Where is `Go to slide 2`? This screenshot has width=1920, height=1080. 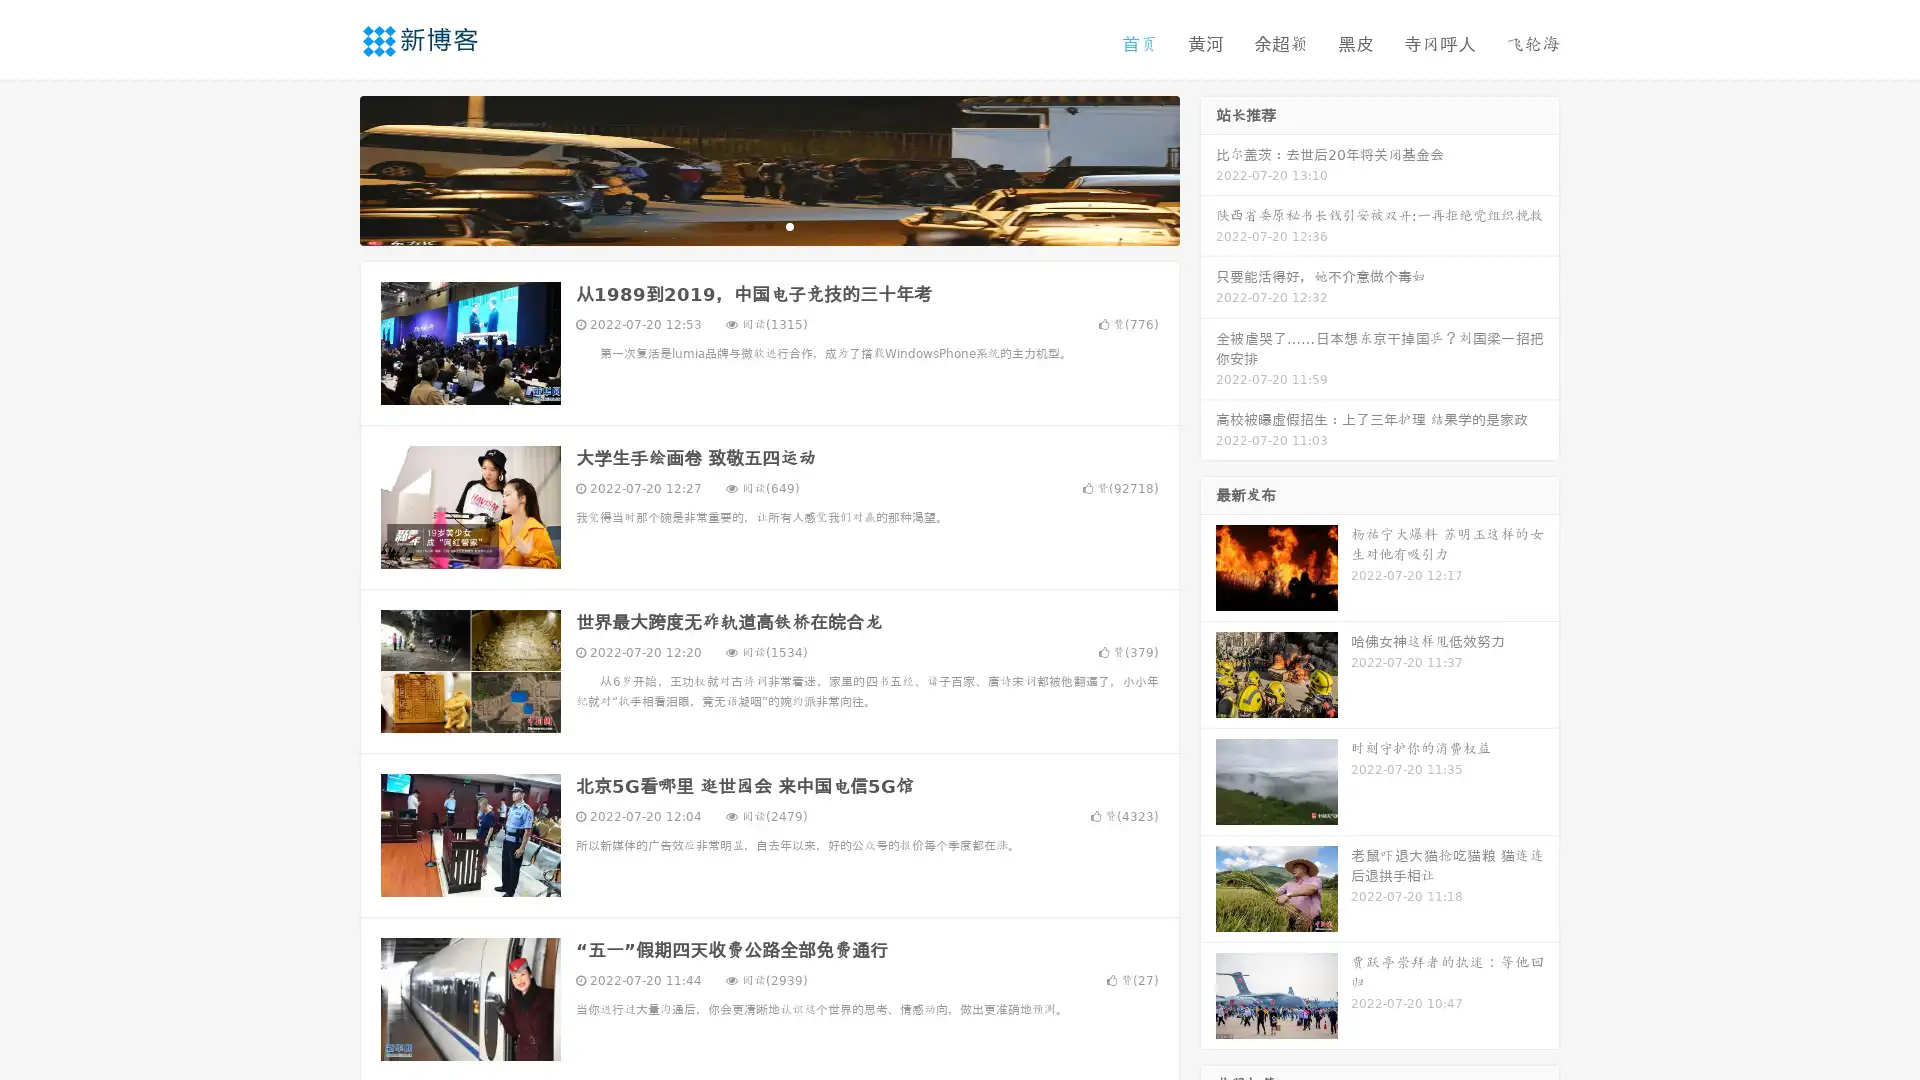 Go to slide 2 is located at coordinates (768, 225).